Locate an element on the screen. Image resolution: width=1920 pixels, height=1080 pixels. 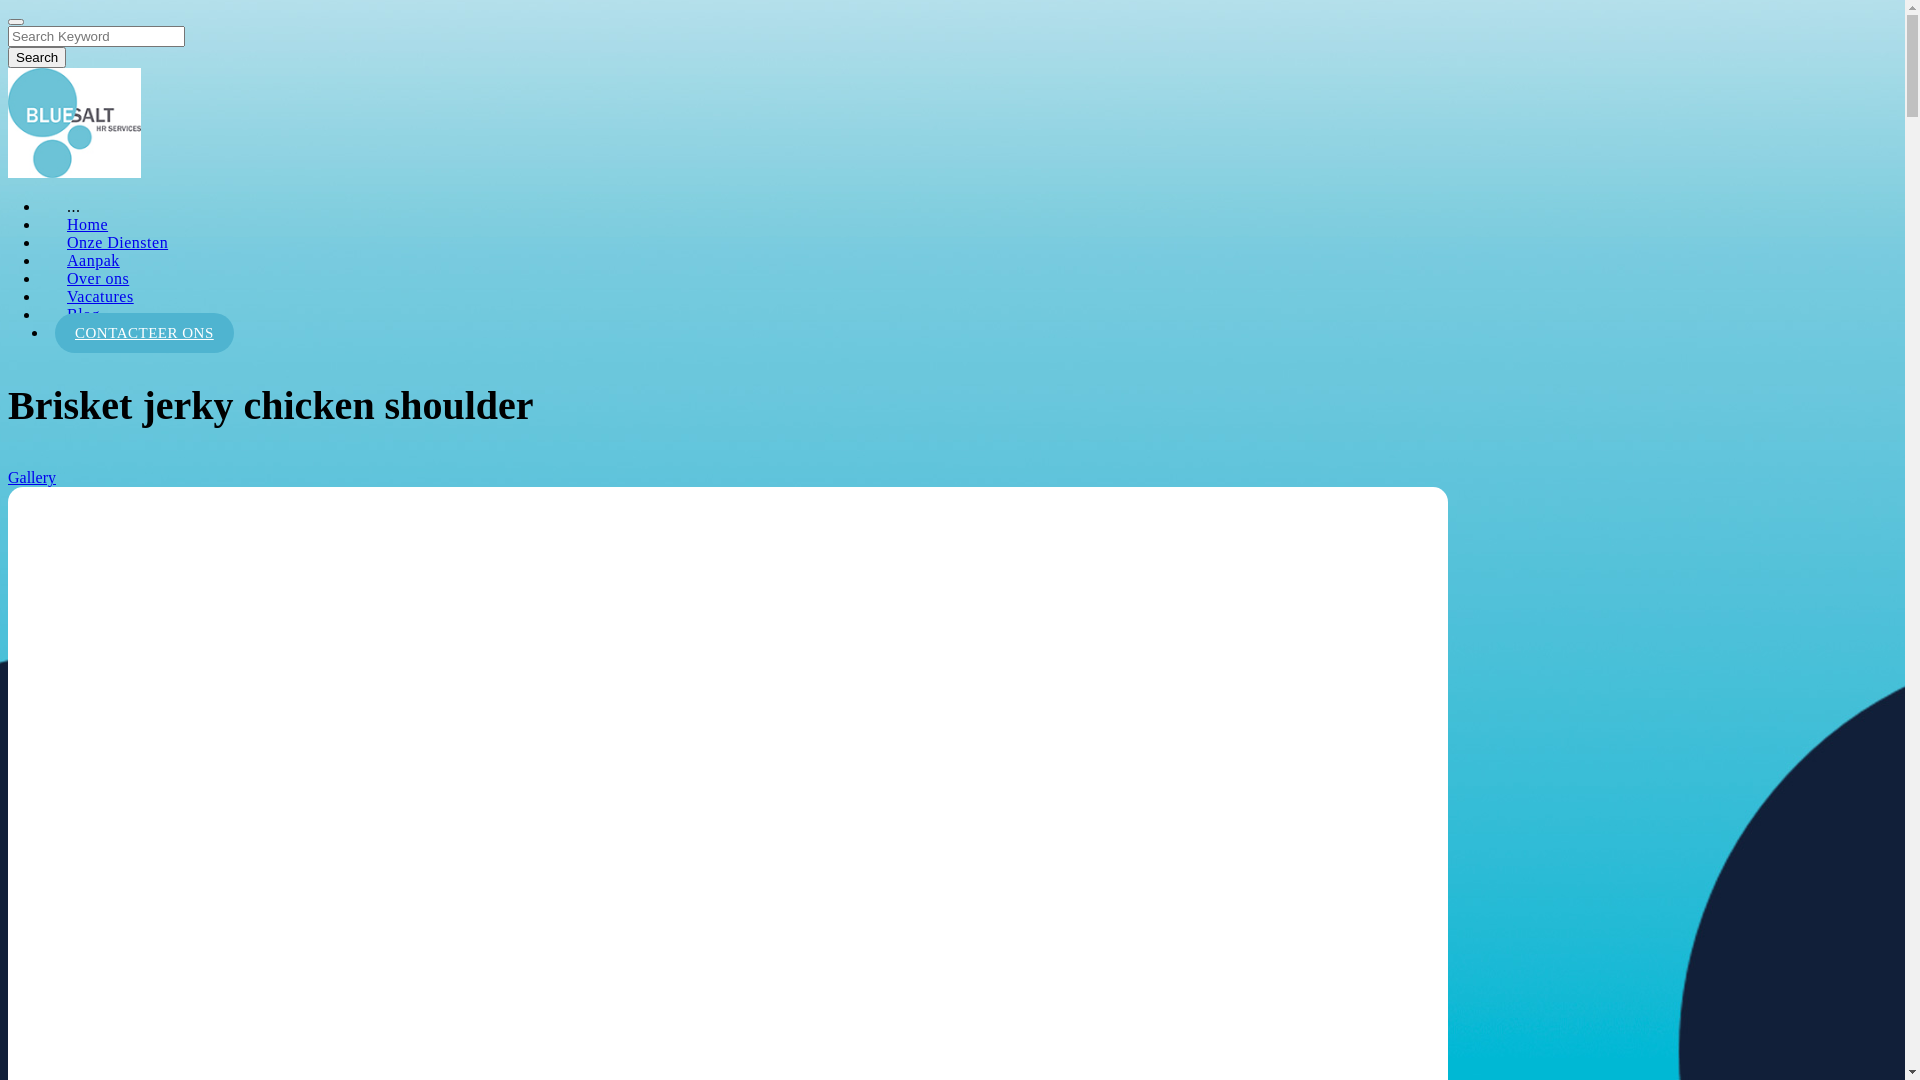
'Home' is located at coordinates (86, 224).